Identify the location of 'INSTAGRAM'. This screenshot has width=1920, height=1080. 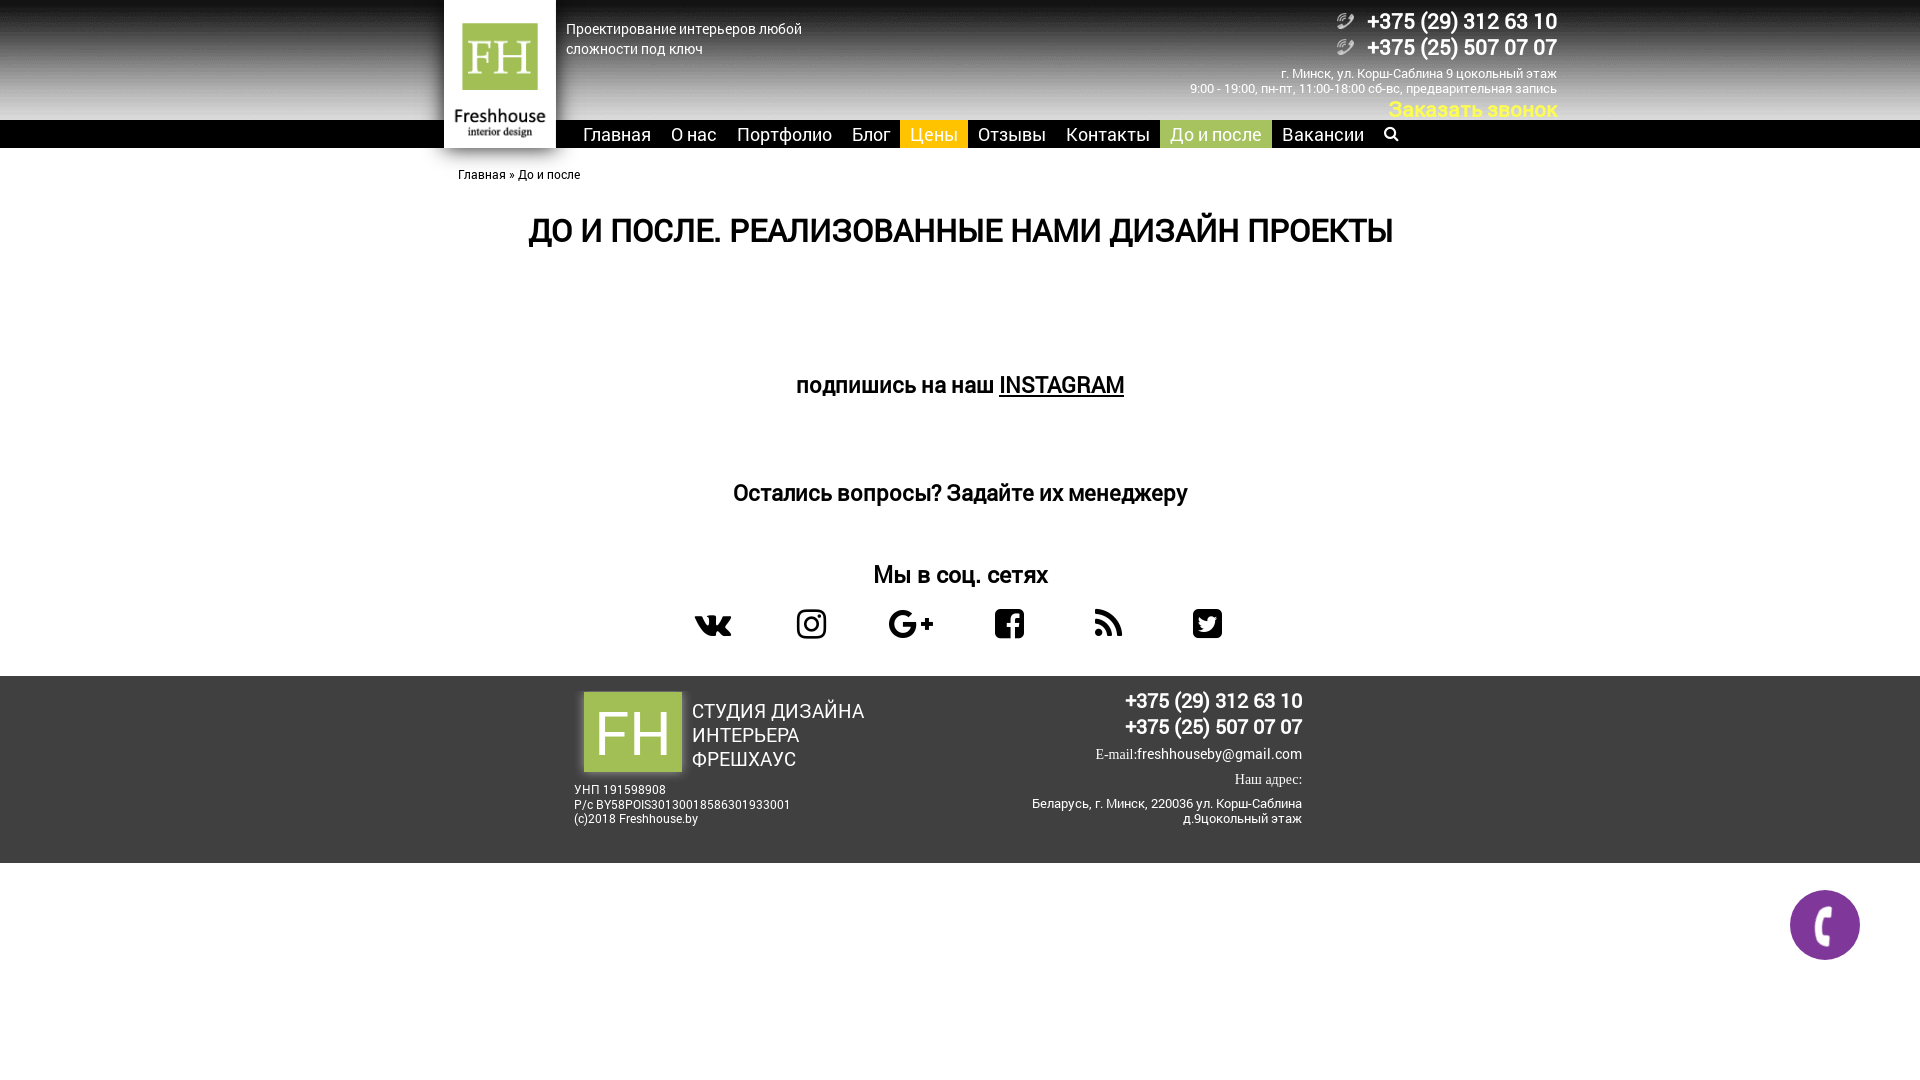
(998, 384).